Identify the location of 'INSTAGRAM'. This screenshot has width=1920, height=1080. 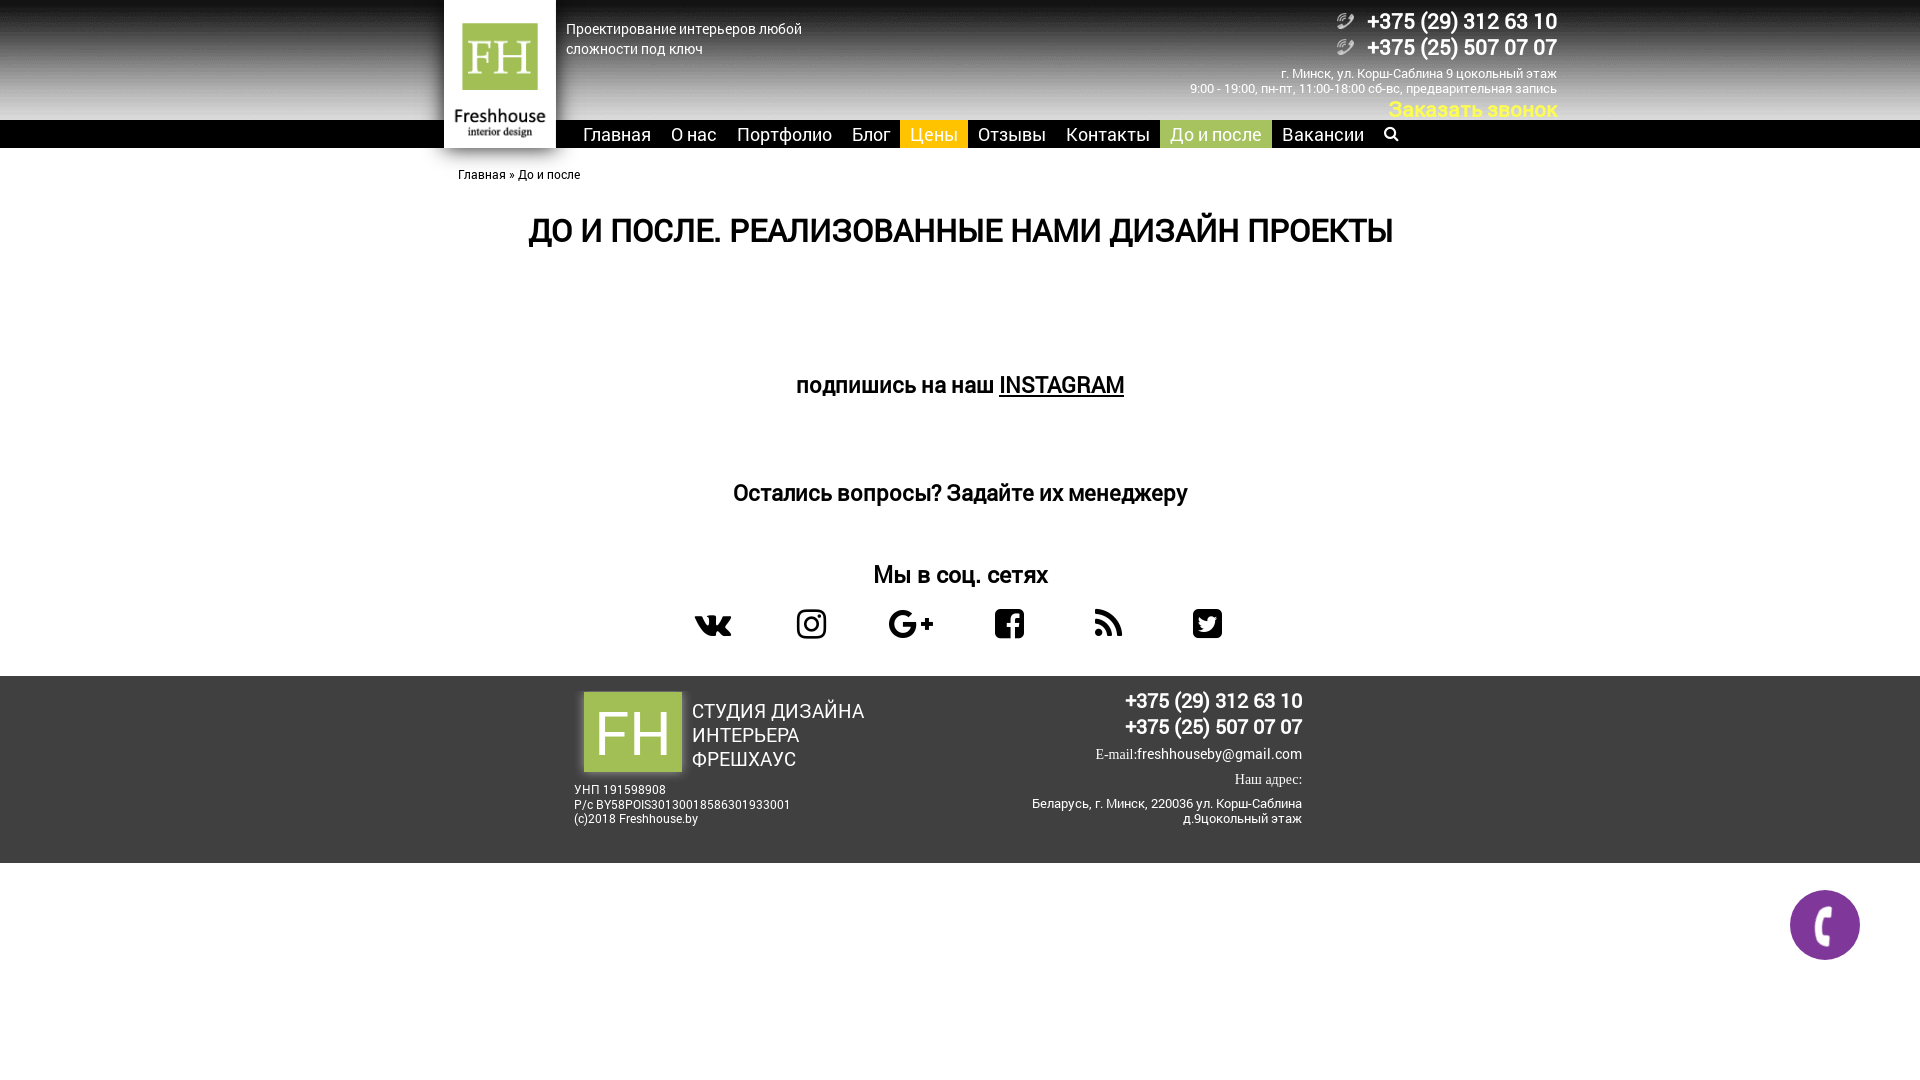
(998, 384).